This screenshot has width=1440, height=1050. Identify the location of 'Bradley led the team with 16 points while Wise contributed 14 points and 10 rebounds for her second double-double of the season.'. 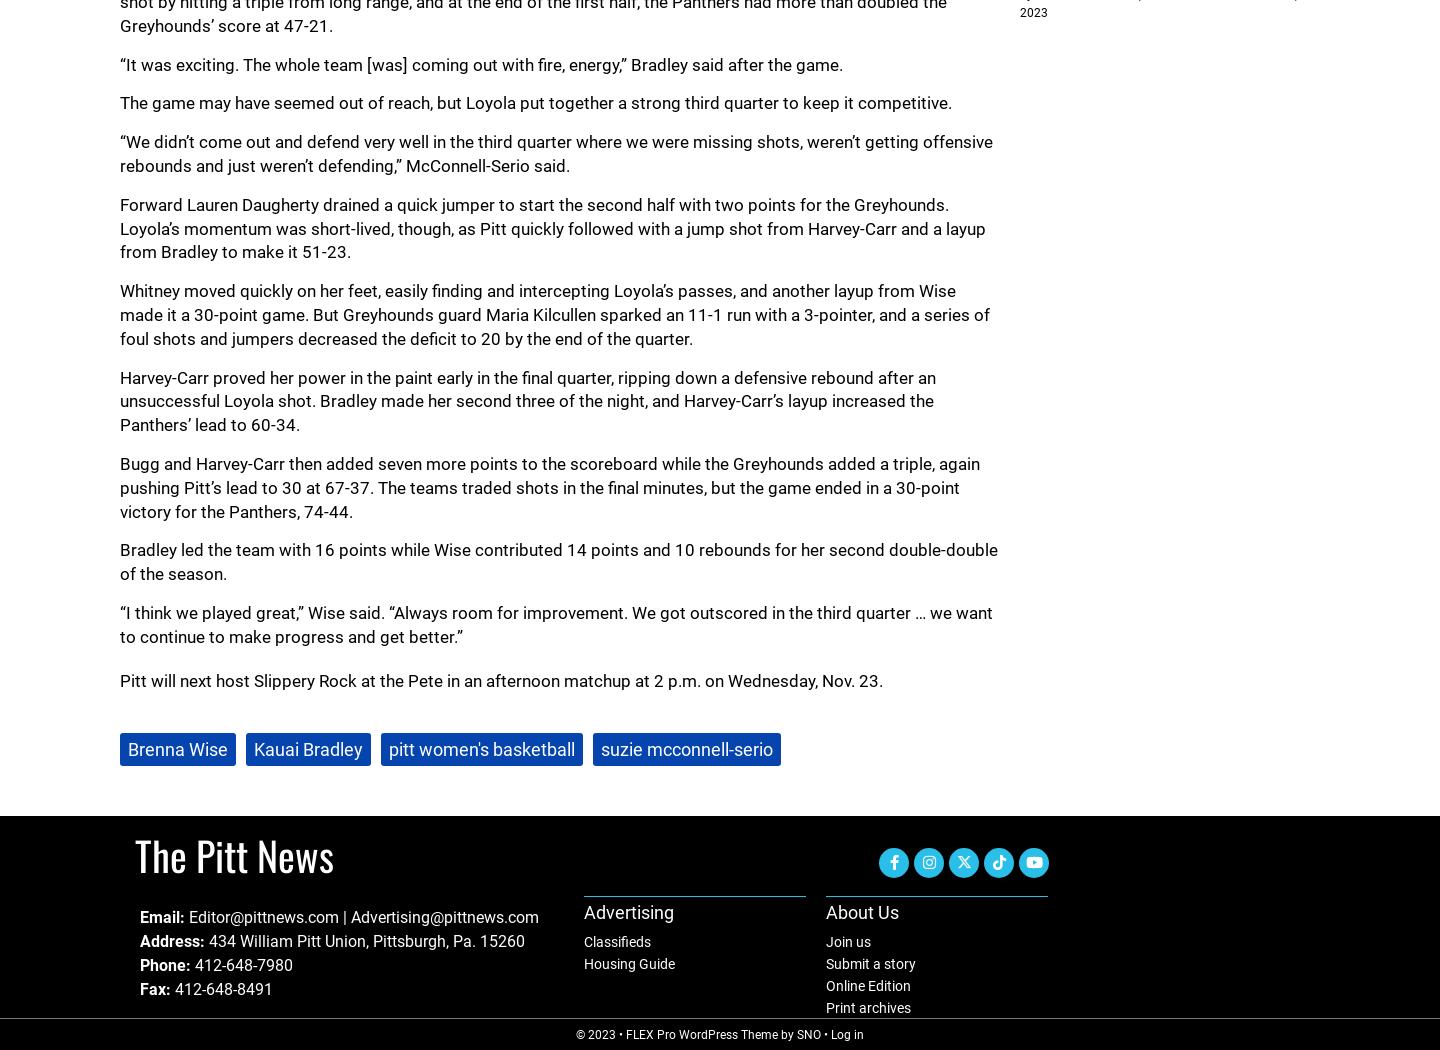
(559, 561).